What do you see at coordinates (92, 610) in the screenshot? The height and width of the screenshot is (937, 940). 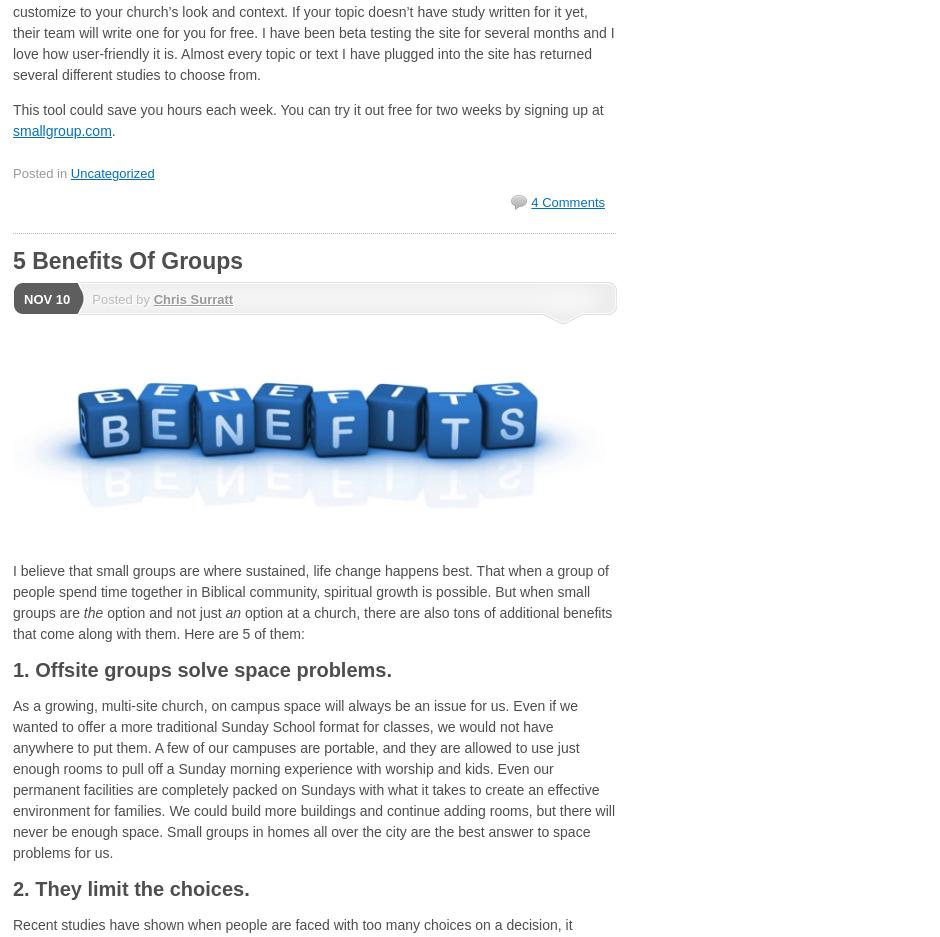 I see `'the'` at bounding box center [92, 610].